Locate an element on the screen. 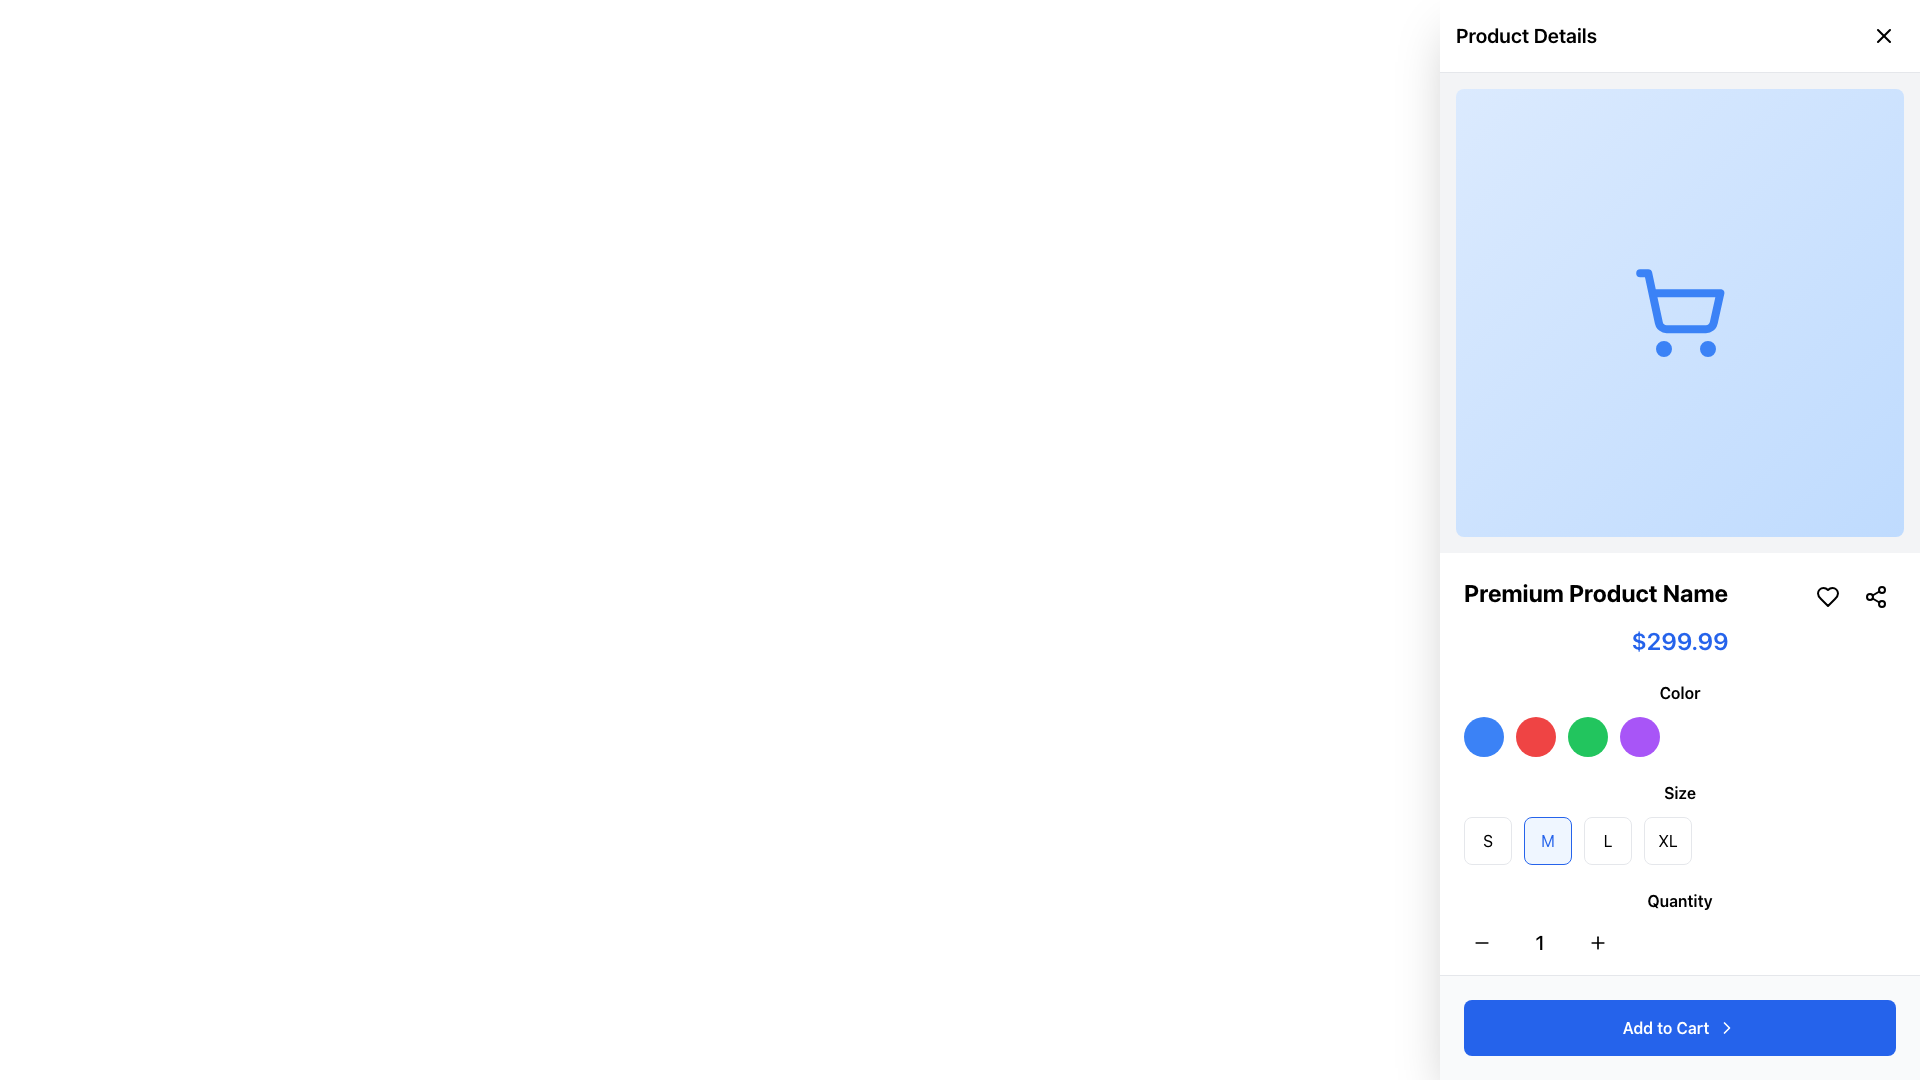  the close button located in the header section of the right-side panel is located at coordinates (1882, 35).